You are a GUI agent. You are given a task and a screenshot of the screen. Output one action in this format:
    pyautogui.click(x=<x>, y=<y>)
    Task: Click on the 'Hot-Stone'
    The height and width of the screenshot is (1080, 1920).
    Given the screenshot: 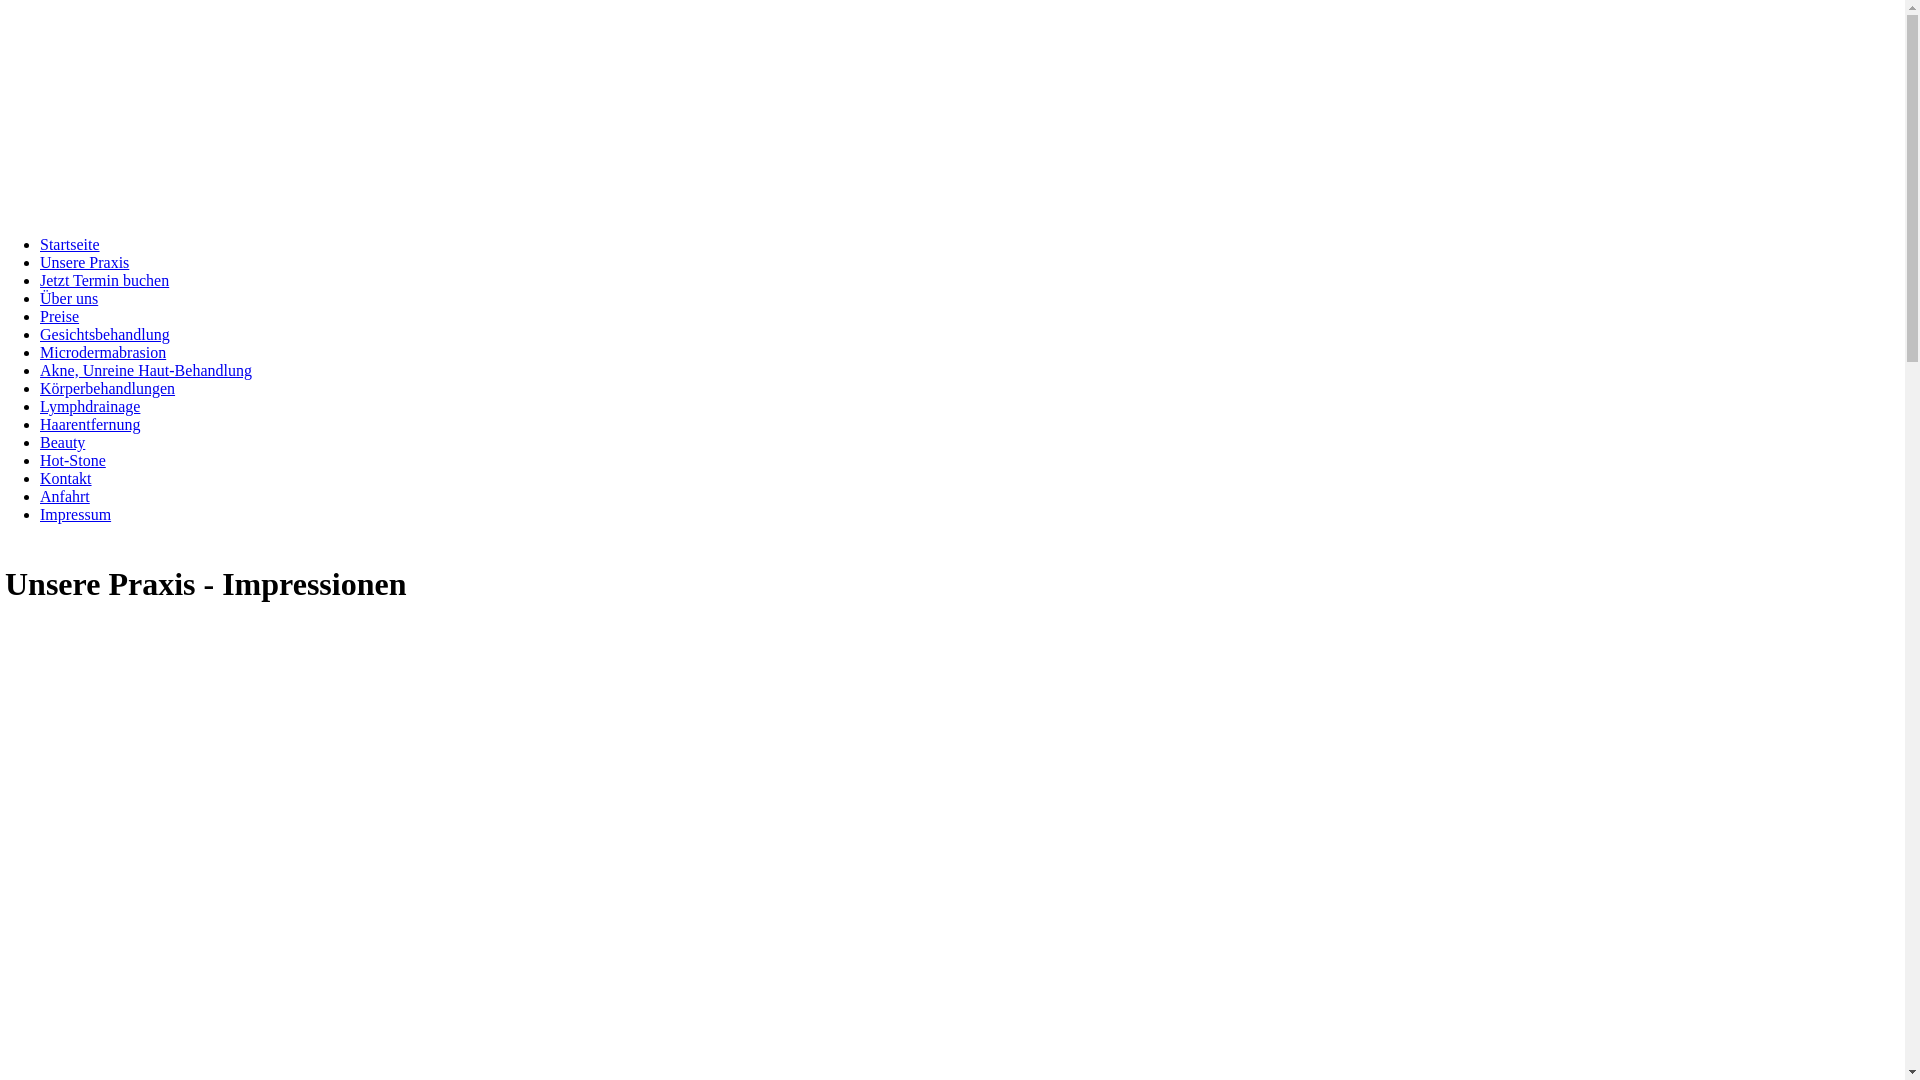 What is the action you would take?
    pyautogui.click(x=72, y=460)
    